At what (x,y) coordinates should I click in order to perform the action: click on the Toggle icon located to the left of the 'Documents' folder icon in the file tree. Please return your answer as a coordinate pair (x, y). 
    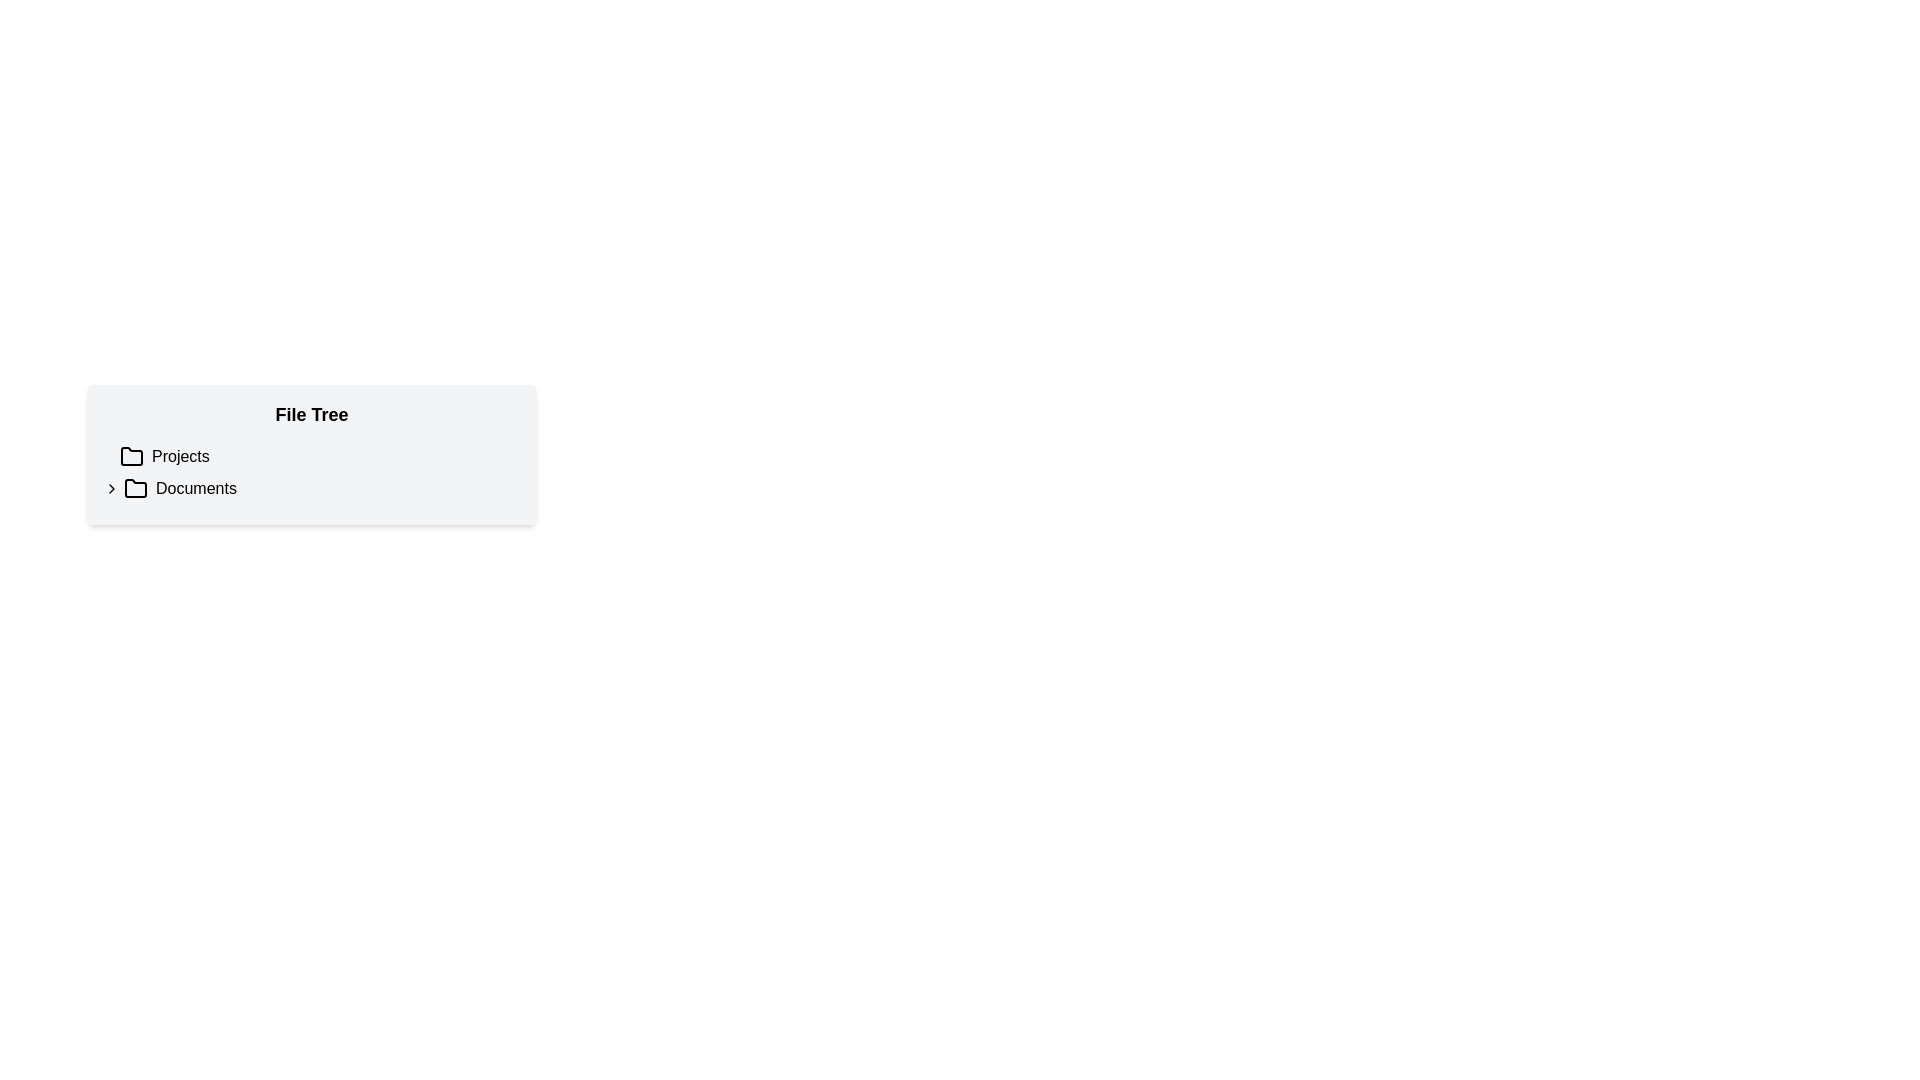
    Looking at the image, I should click on (110, 489).